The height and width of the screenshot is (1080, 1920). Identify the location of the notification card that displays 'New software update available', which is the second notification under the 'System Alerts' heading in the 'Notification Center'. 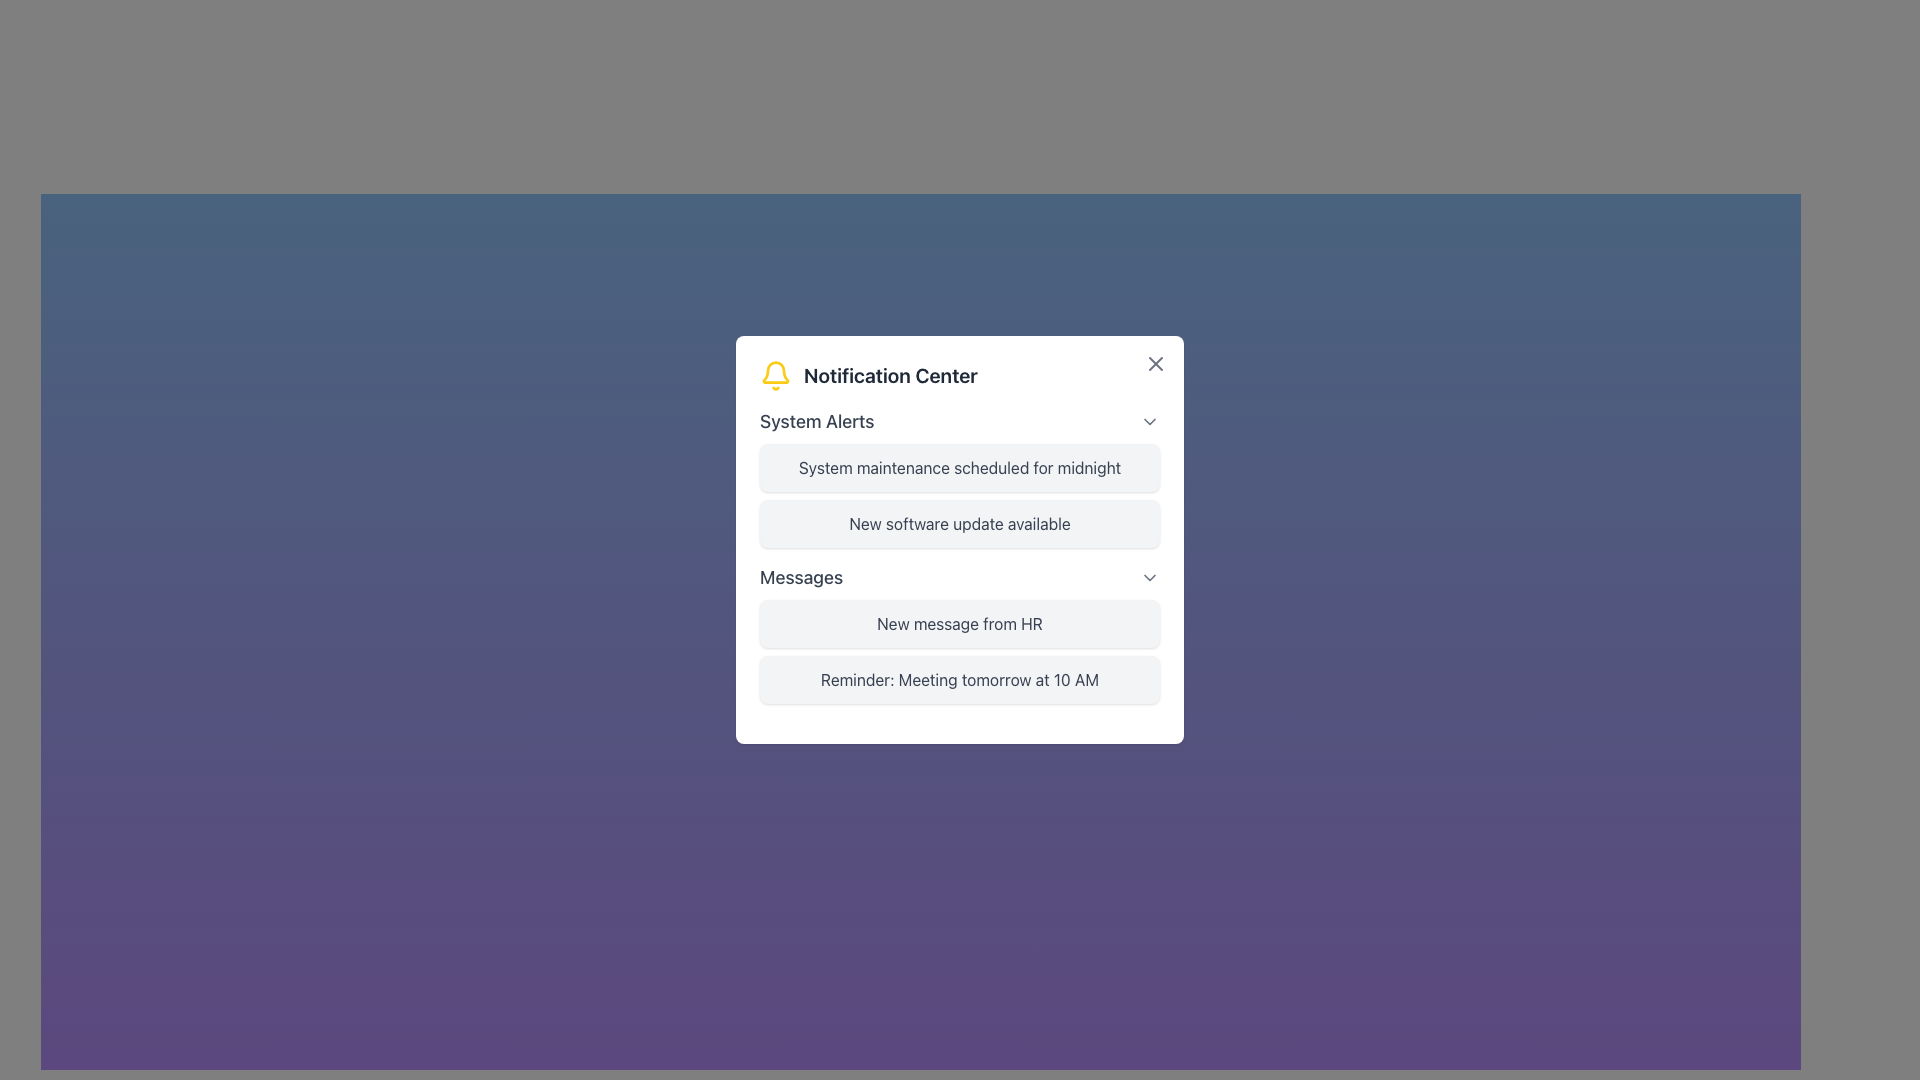
(960, 523).